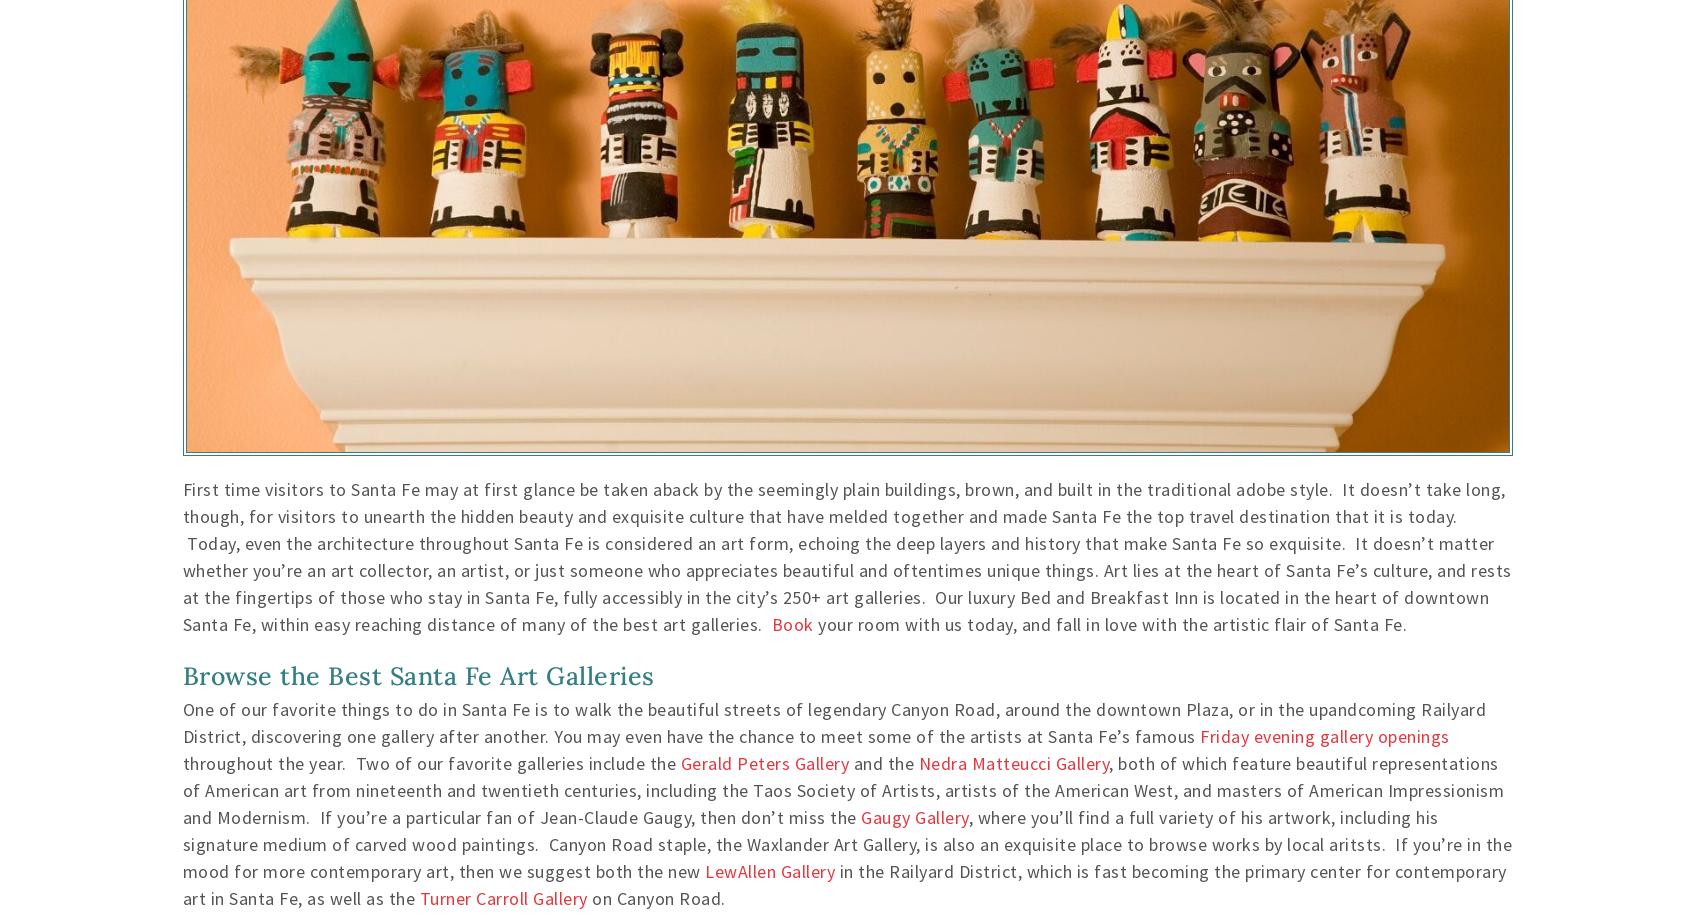  I want to click on 'Nedra Matteucci Gallery', so click(1012, 762).